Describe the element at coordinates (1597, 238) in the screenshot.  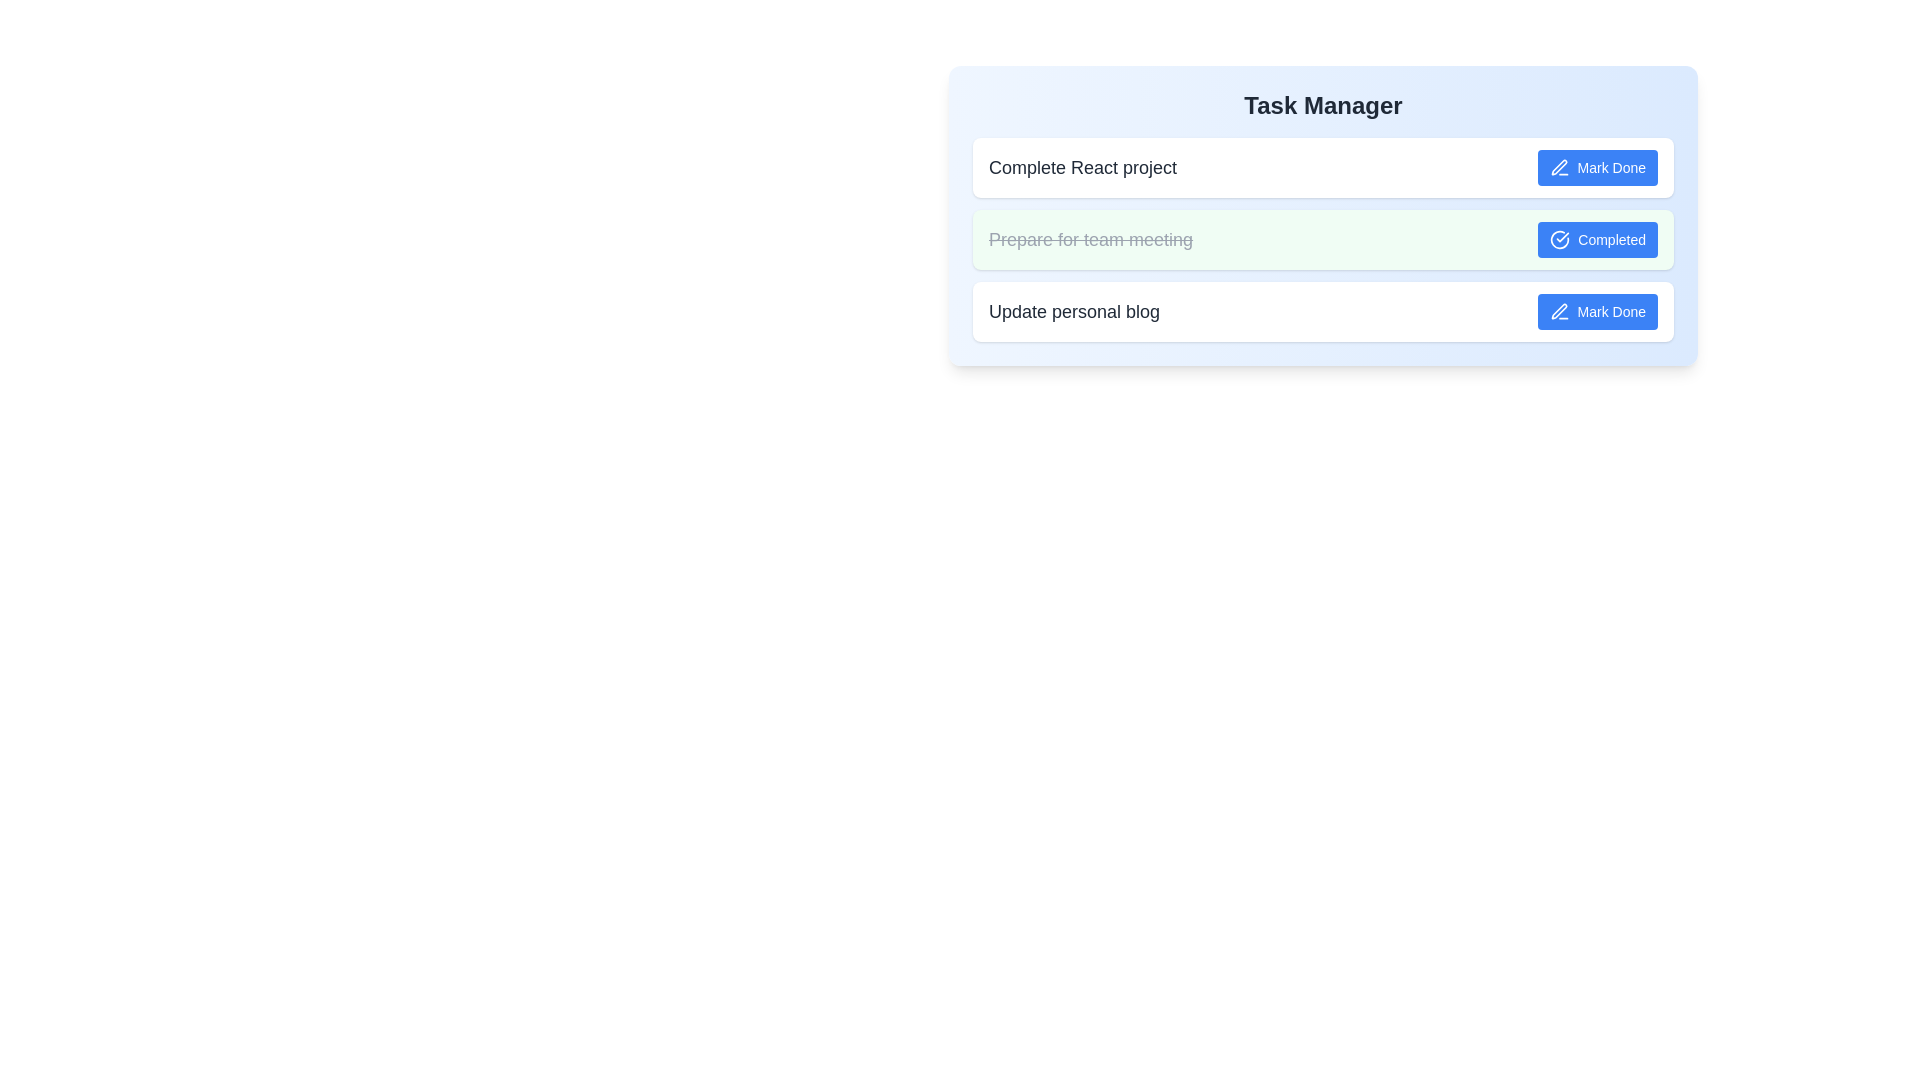
I see `button next to the task labeled 'Prepare for team meeting' to toggle its completion status` at that location.